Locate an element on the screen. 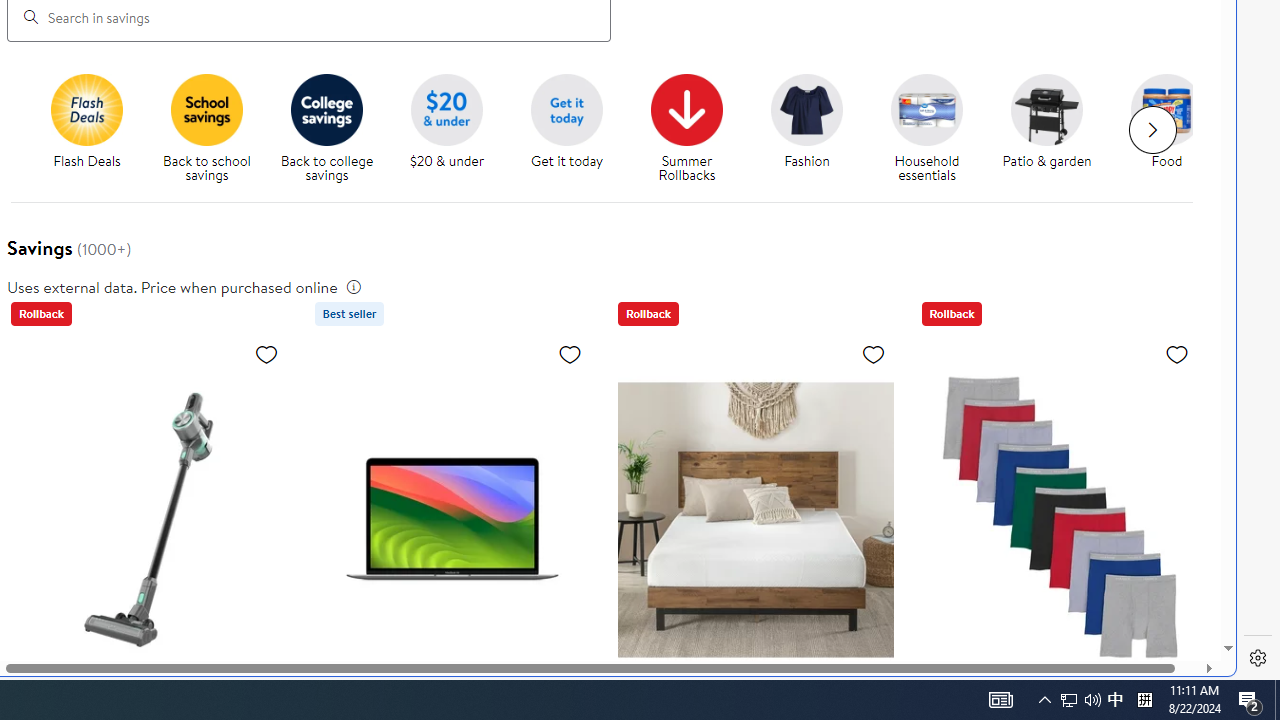 This screenshot has height=720, width=1280. 'Back to school savings' is located at coordinates (215, 129).